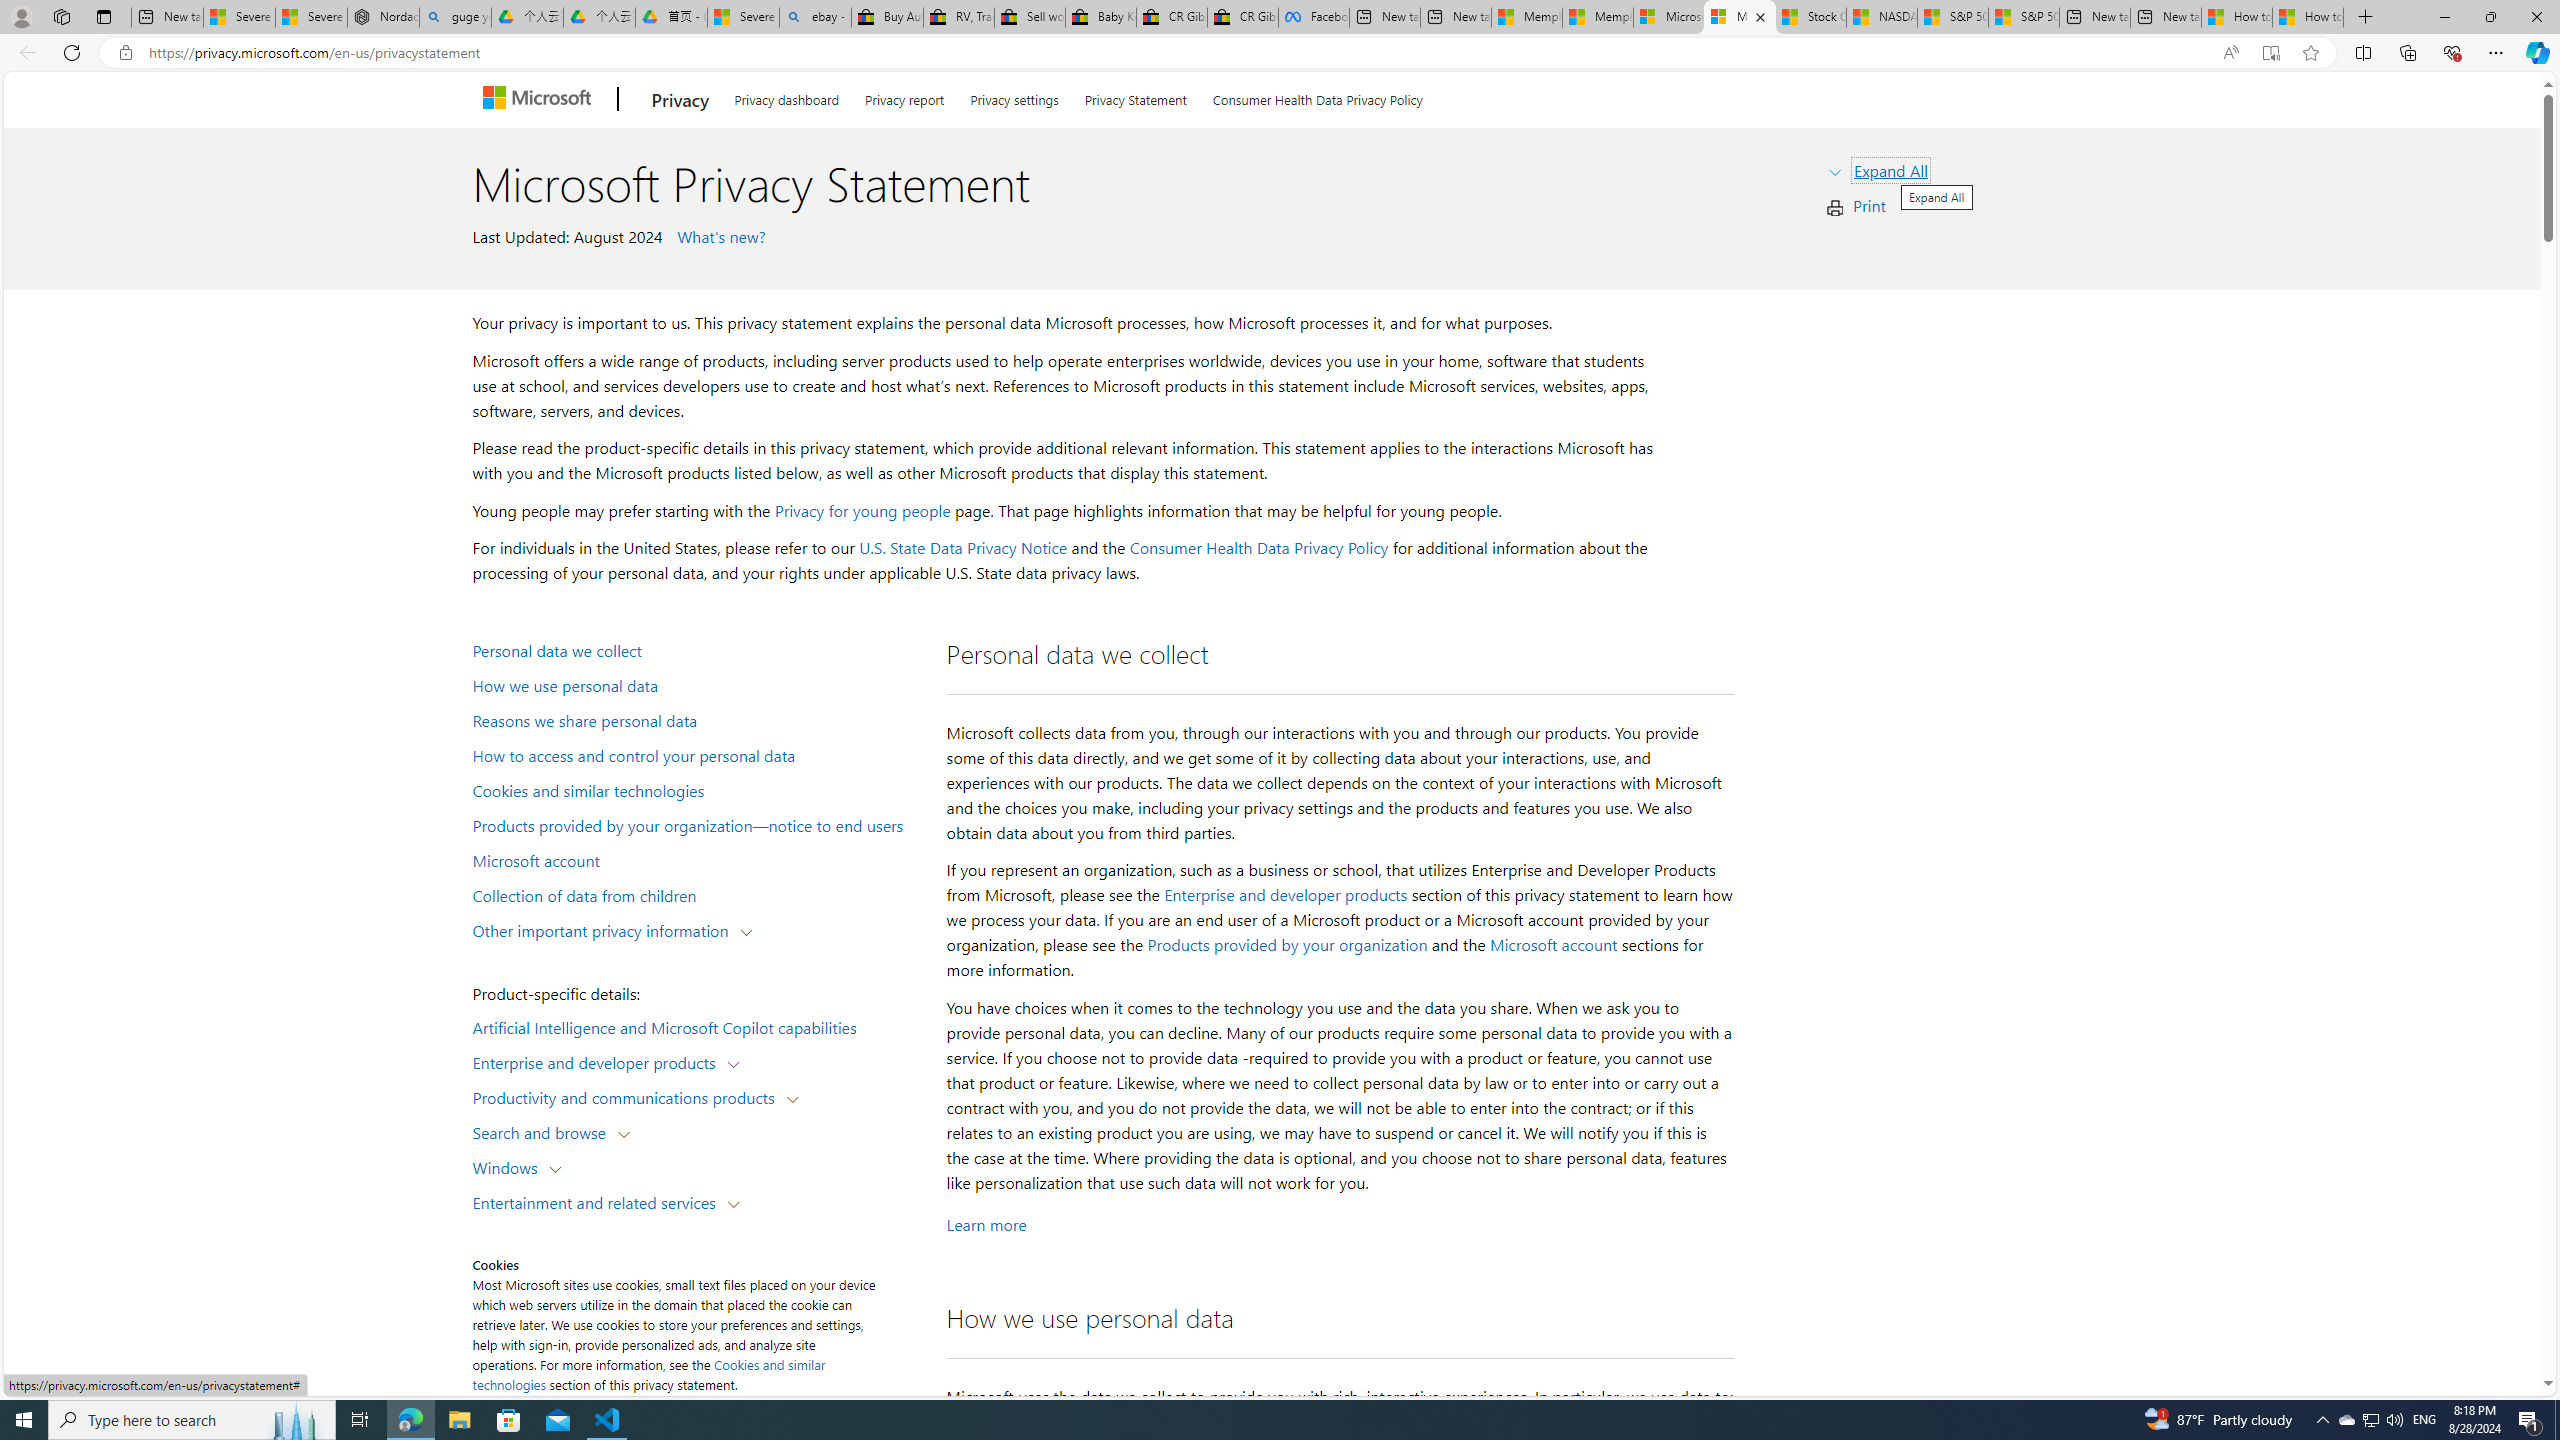 This screenshot has height=1440, width=2560. Describe the element at coordinates (904, 96) in the screenshot. I see `'Privacy report'` at that location.